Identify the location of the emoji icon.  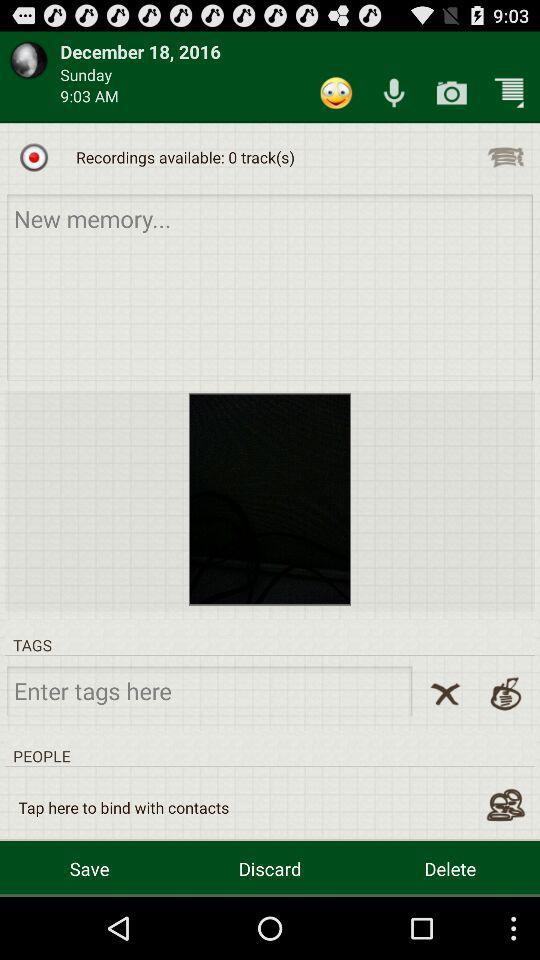
(336, 99).